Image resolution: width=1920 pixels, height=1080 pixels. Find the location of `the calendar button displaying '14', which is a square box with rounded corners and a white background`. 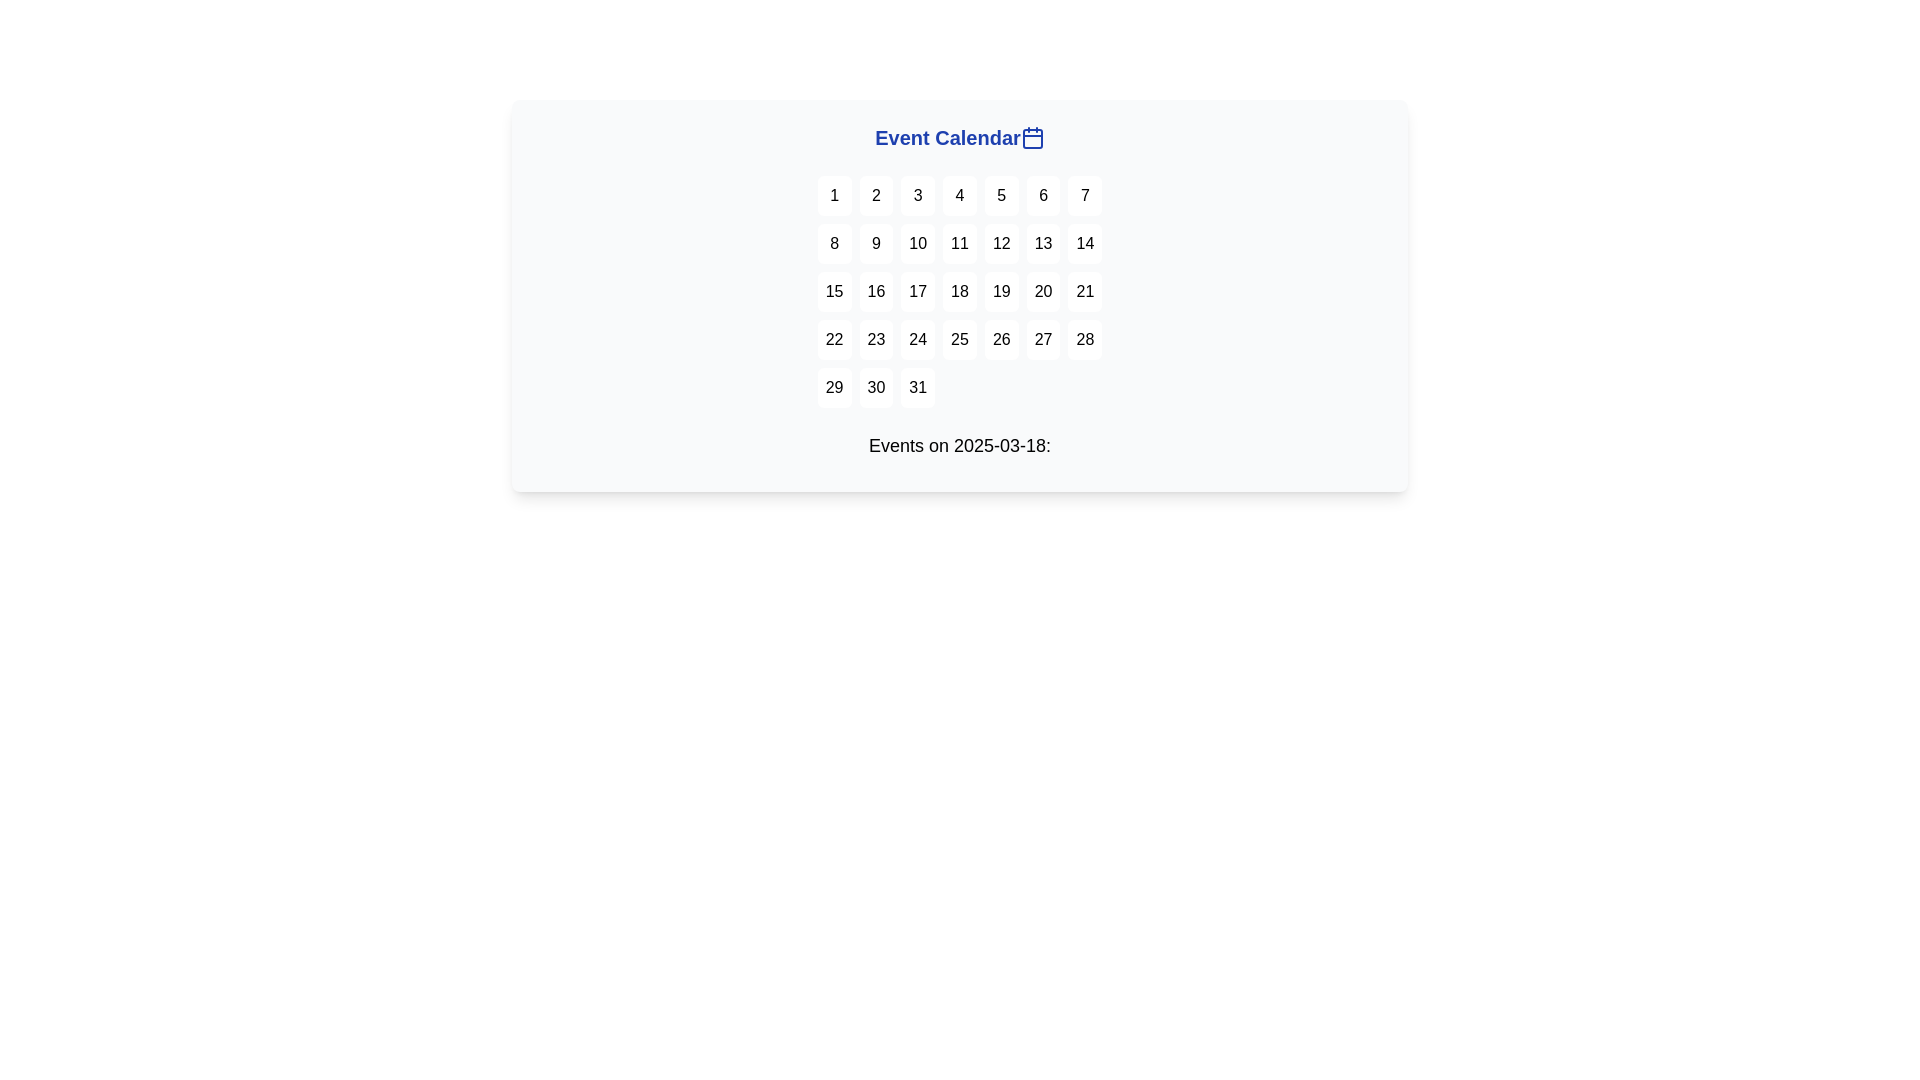

the calendar button displaying '14', which is a square box with rounded corners and a white background is located at coordinates (1084, 242).